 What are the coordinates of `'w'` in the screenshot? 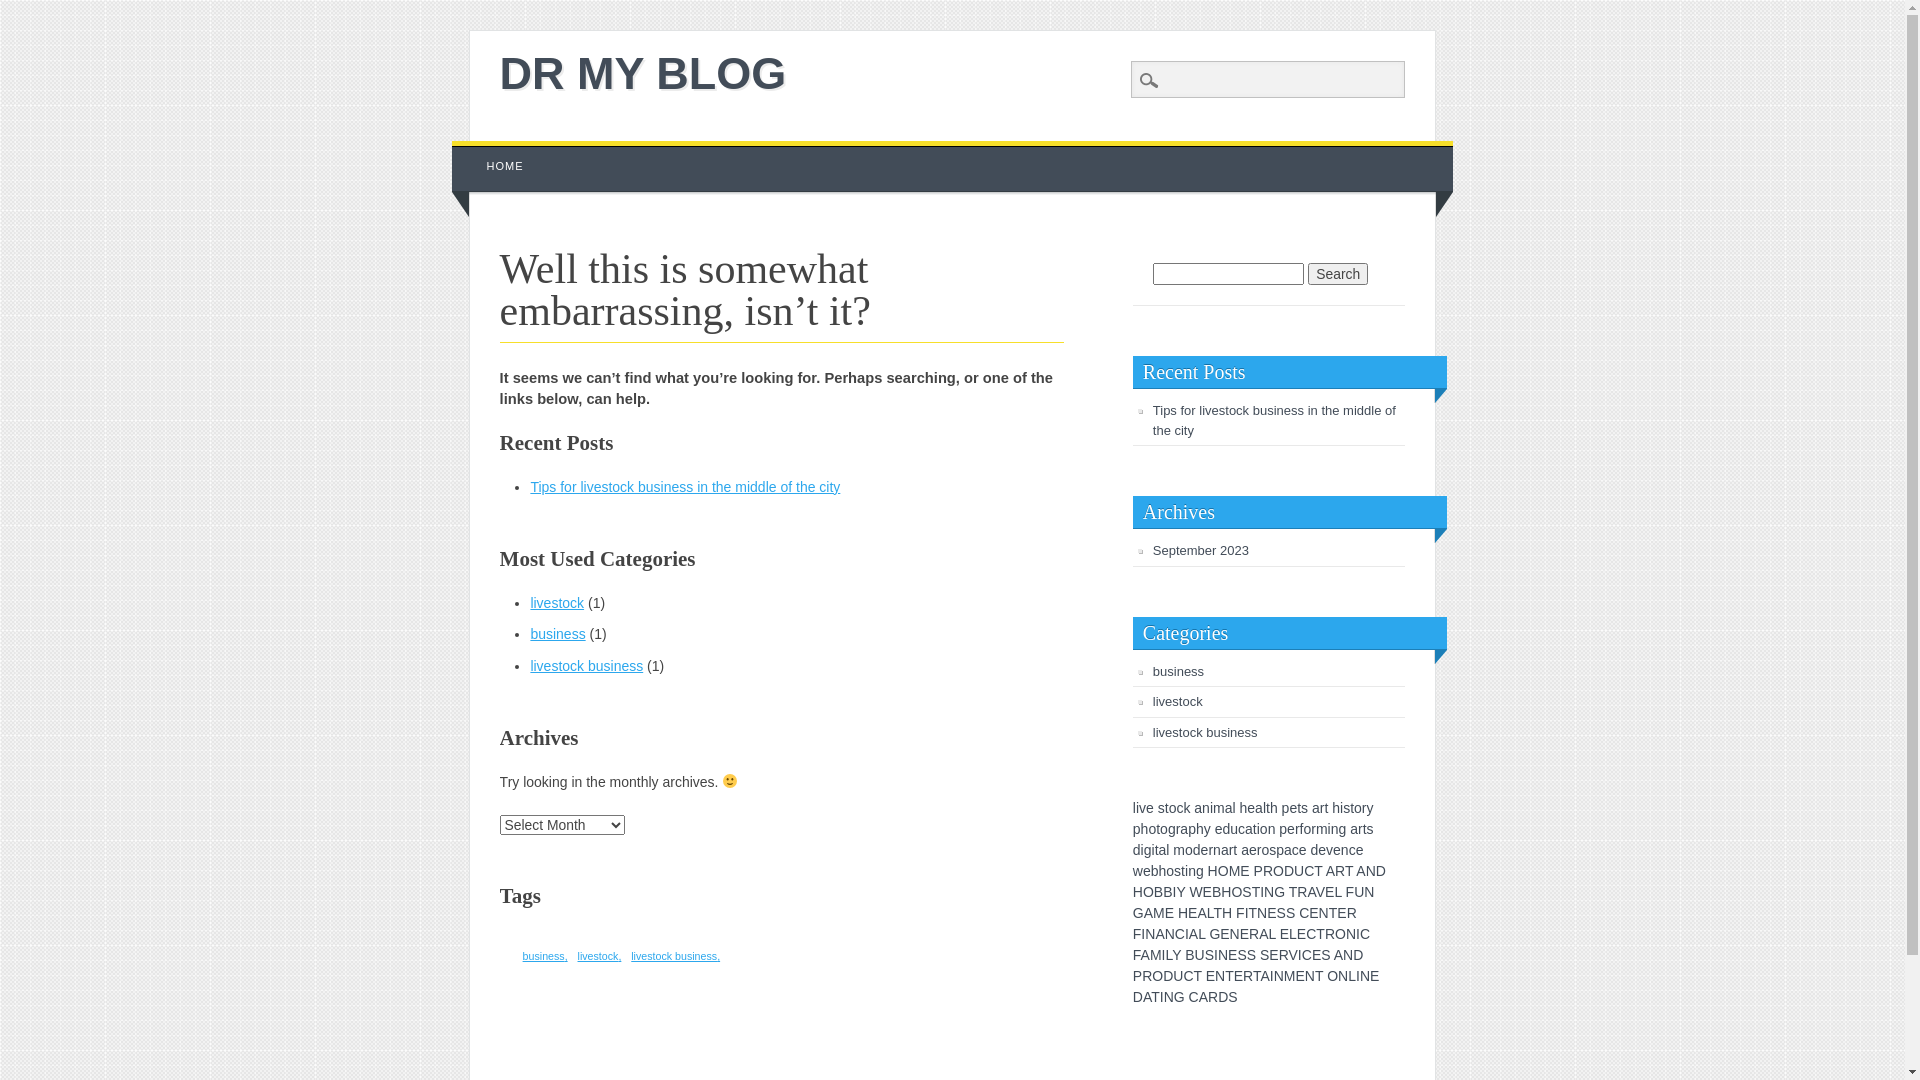 It's located at (1137, 870).